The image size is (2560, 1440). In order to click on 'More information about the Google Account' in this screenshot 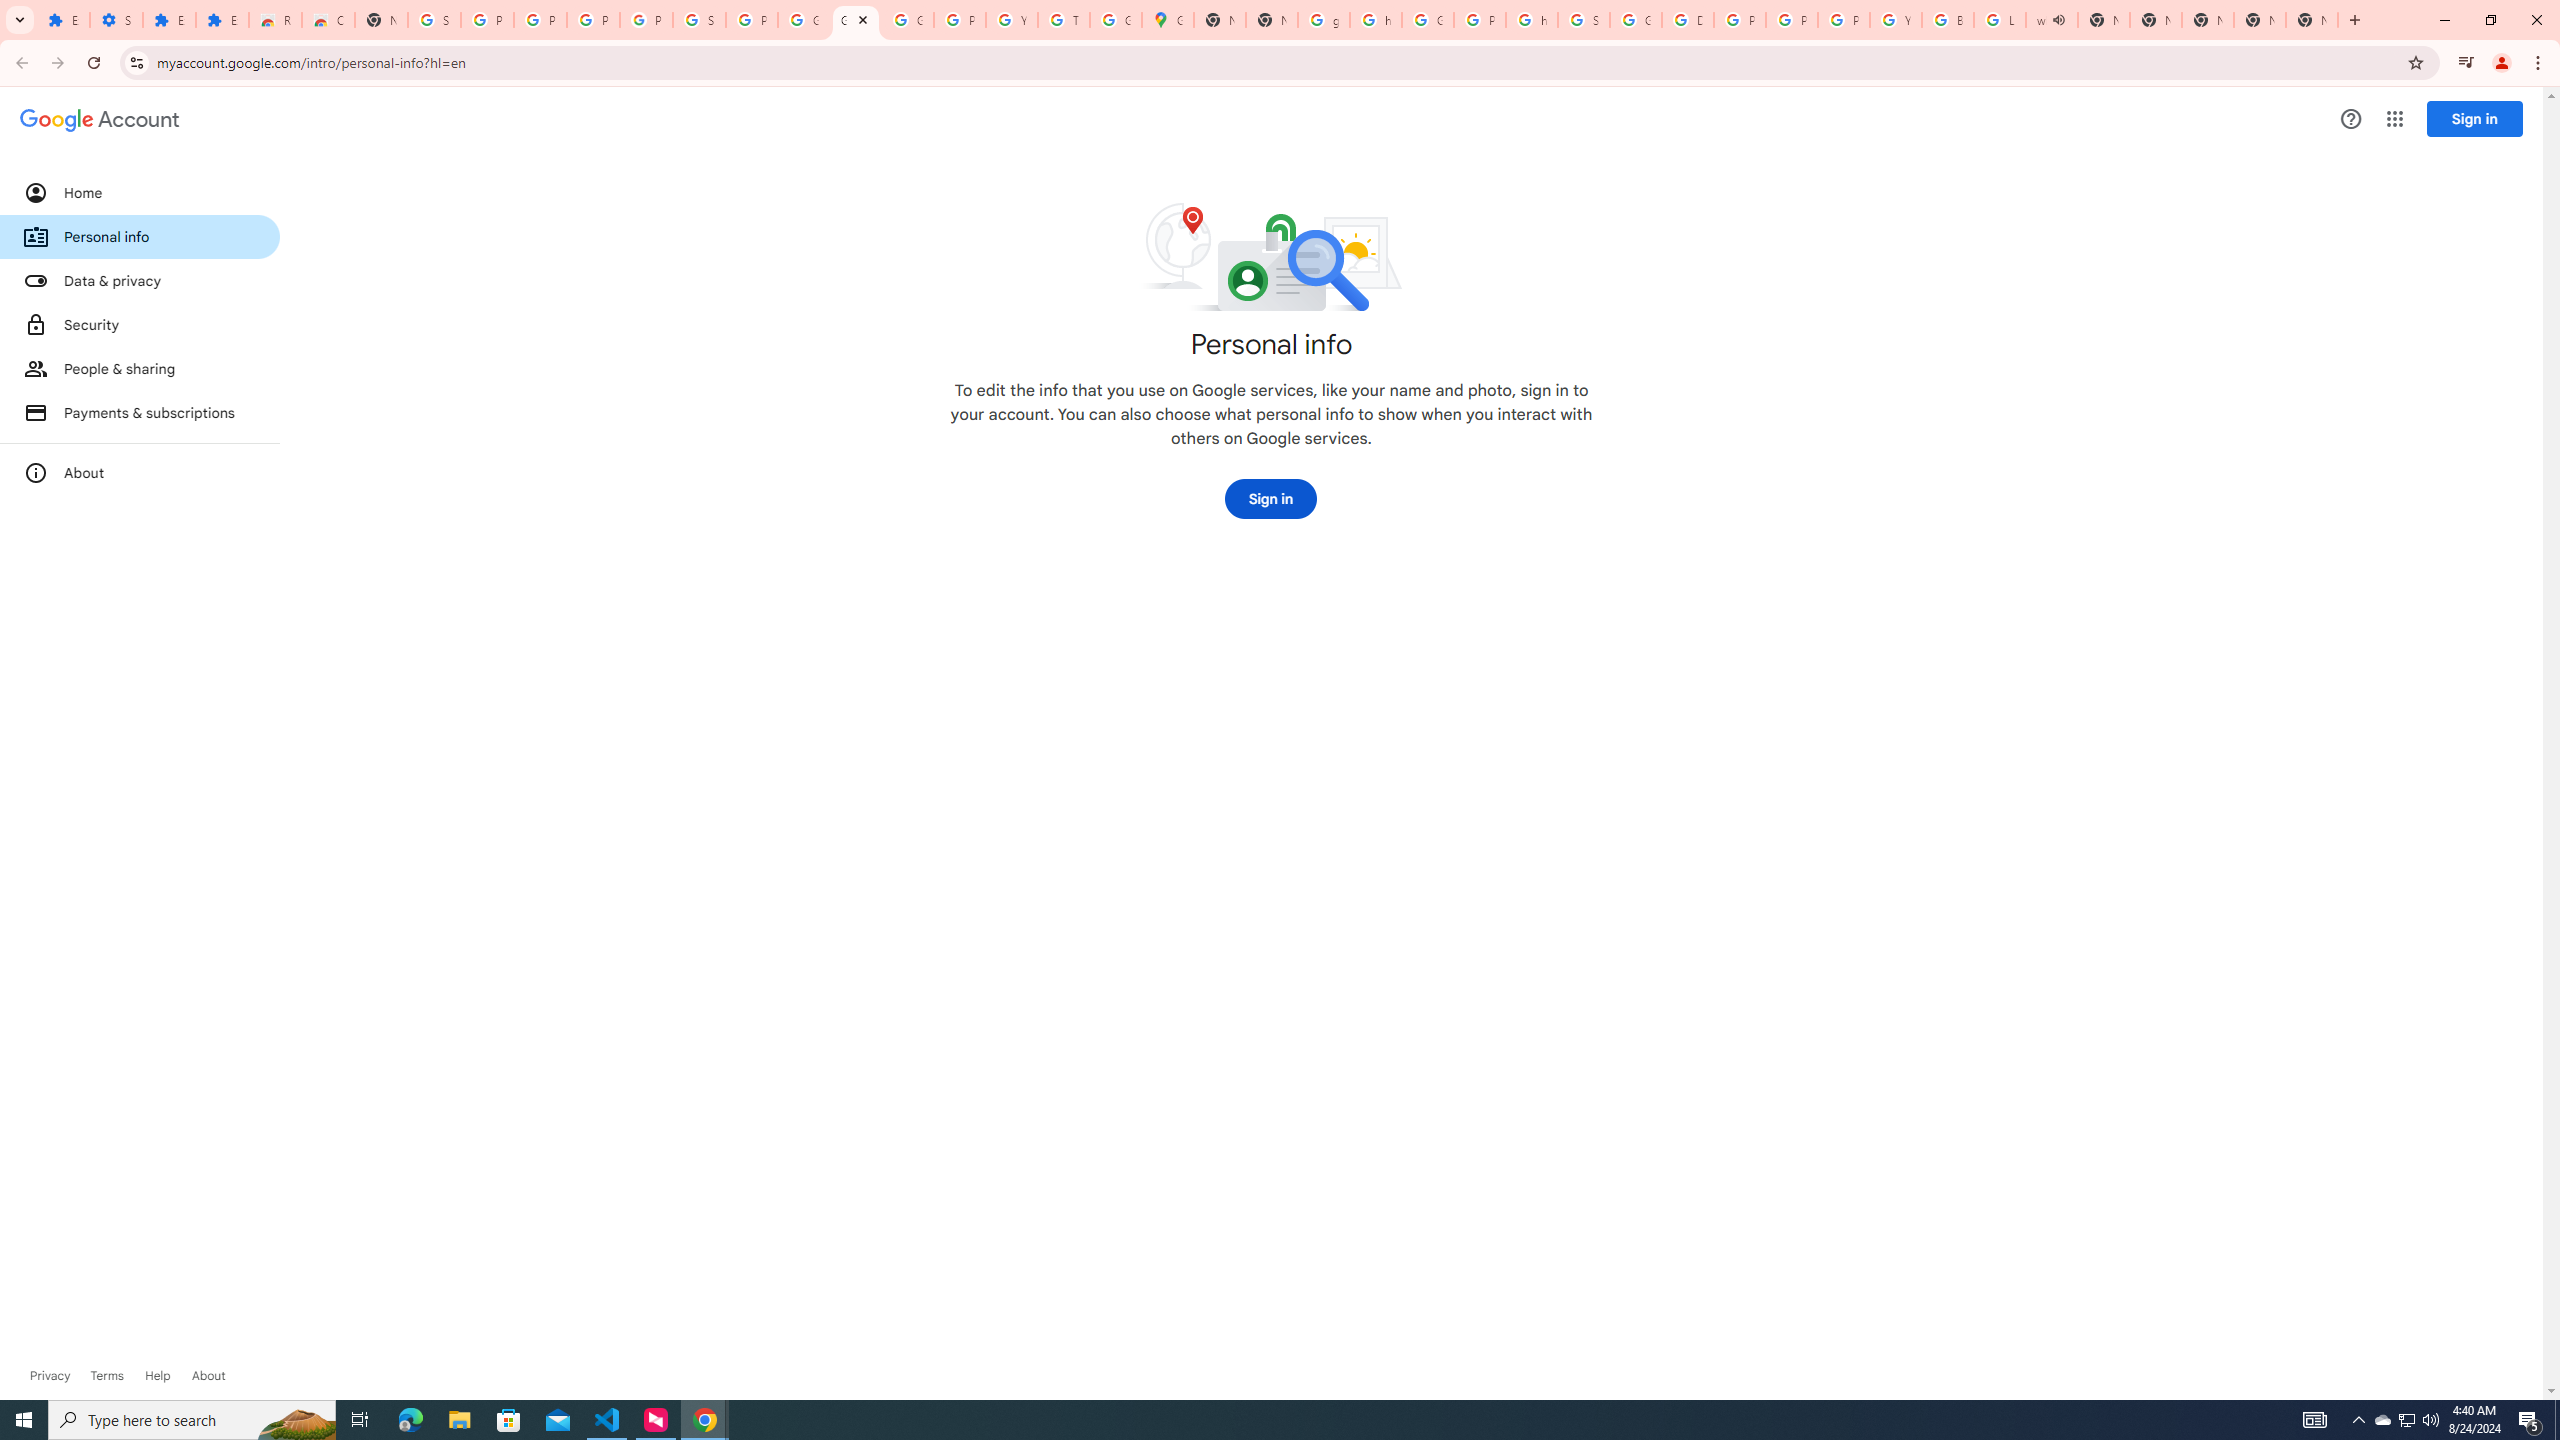, I will do `click(138, 472)`.